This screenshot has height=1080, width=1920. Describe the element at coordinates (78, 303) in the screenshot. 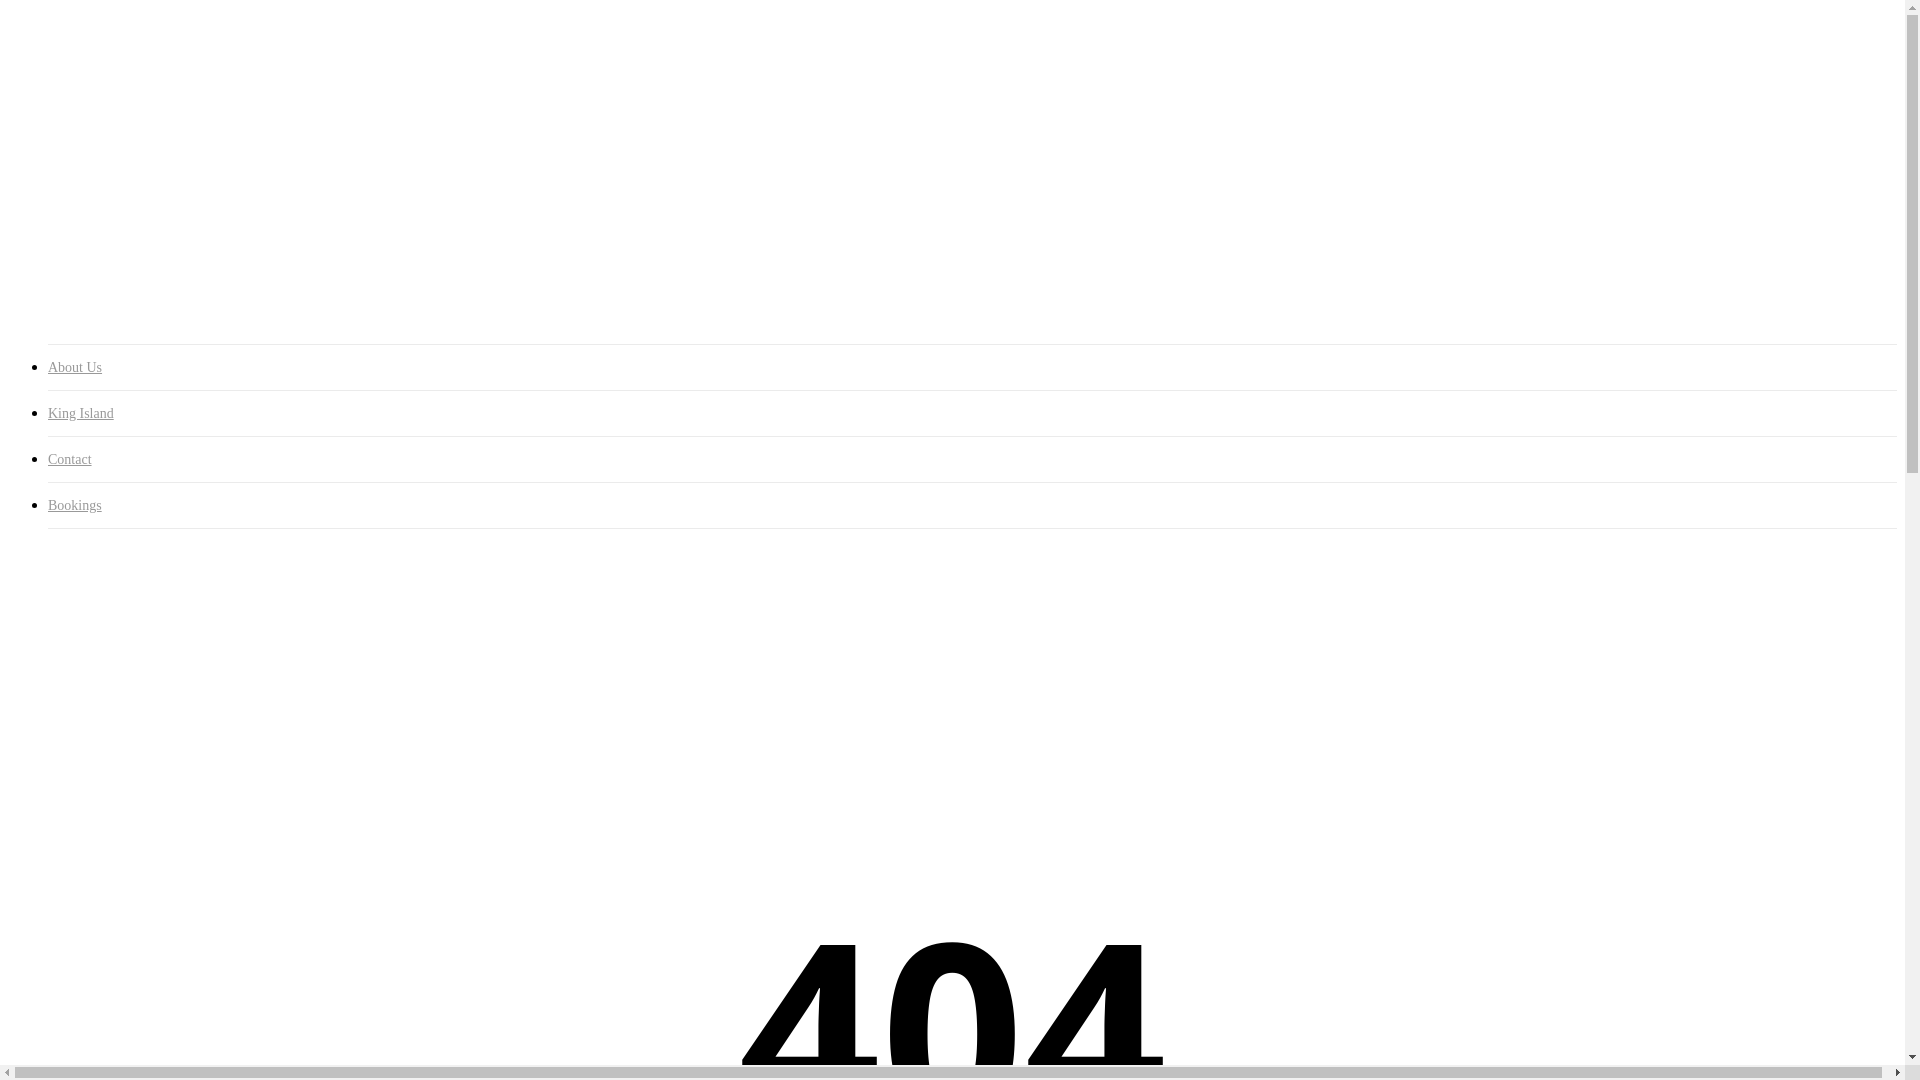

I see `'Bookings'` at that location.